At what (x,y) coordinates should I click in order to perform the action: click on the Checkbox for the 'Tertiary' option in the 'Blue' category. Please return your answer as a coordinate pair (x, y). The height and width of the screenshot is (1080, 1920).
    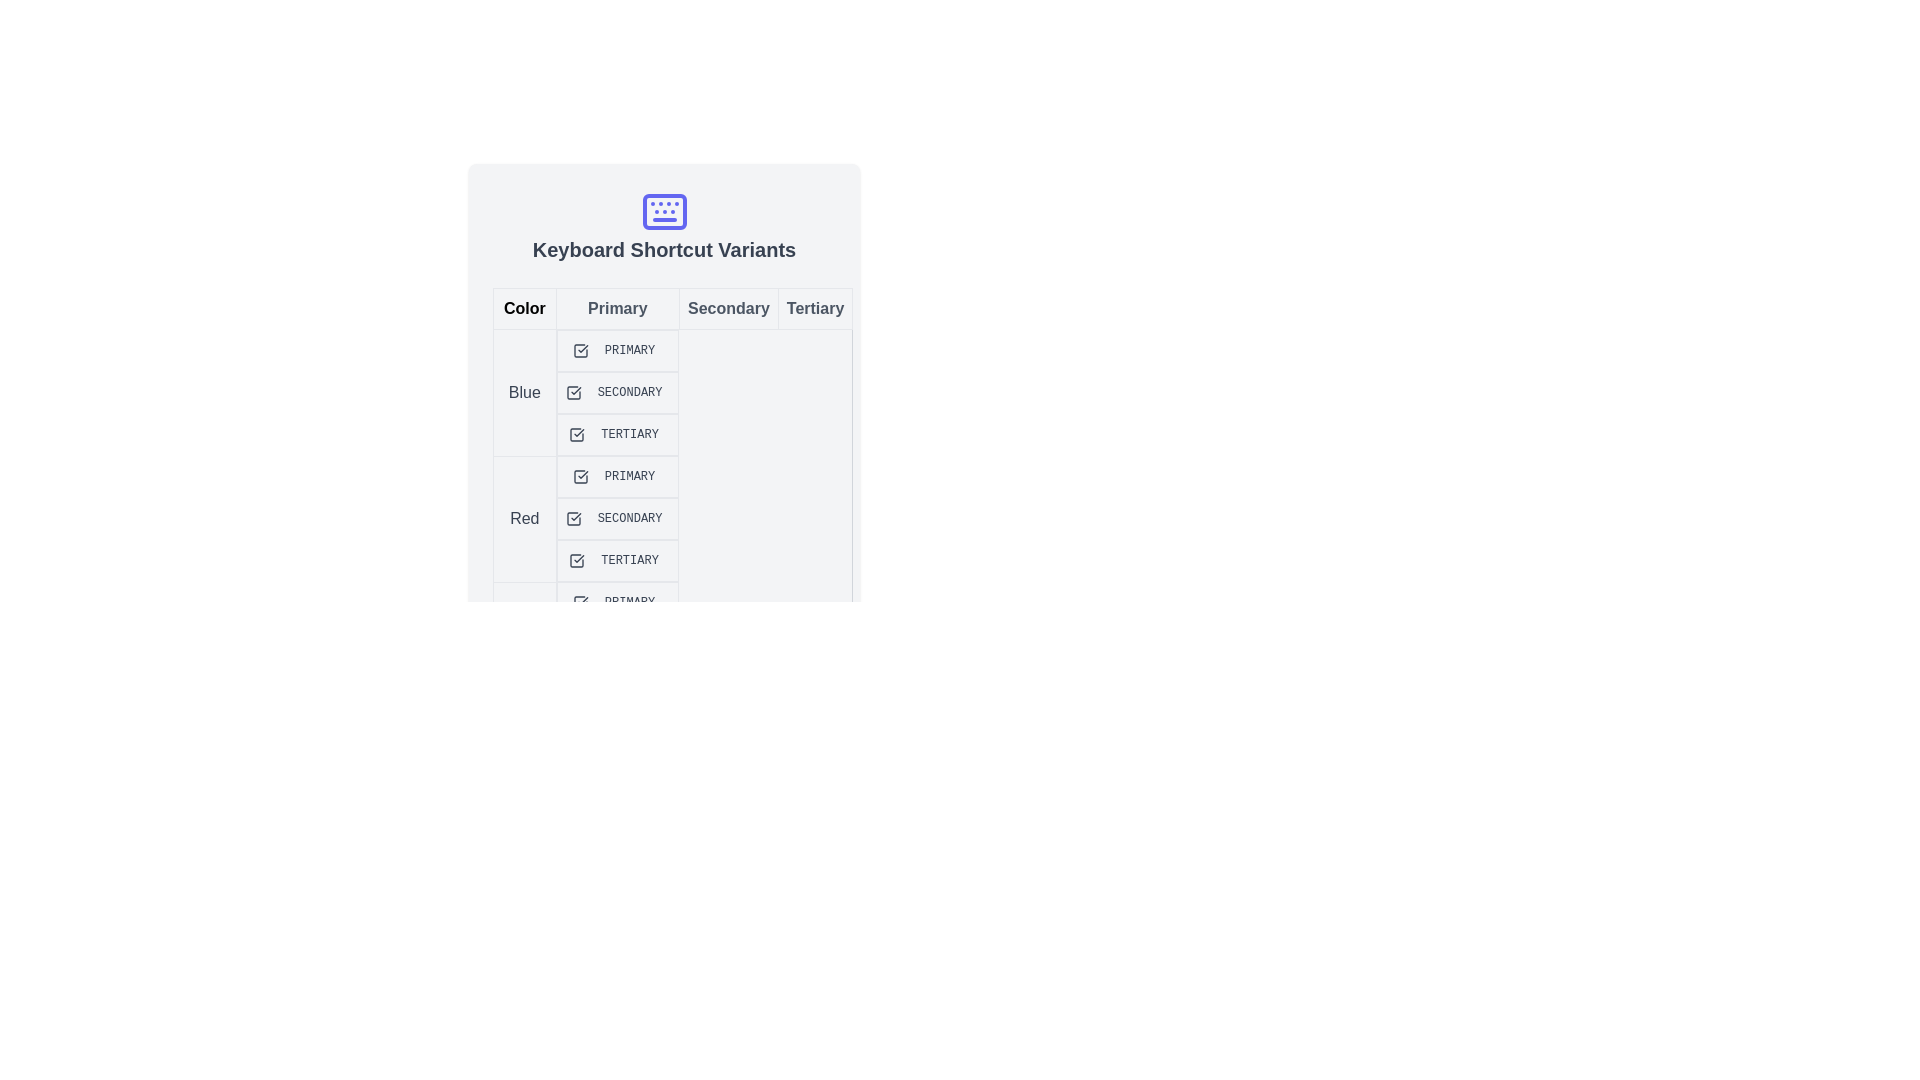
    Looking at the image, I should click on (617, 434).